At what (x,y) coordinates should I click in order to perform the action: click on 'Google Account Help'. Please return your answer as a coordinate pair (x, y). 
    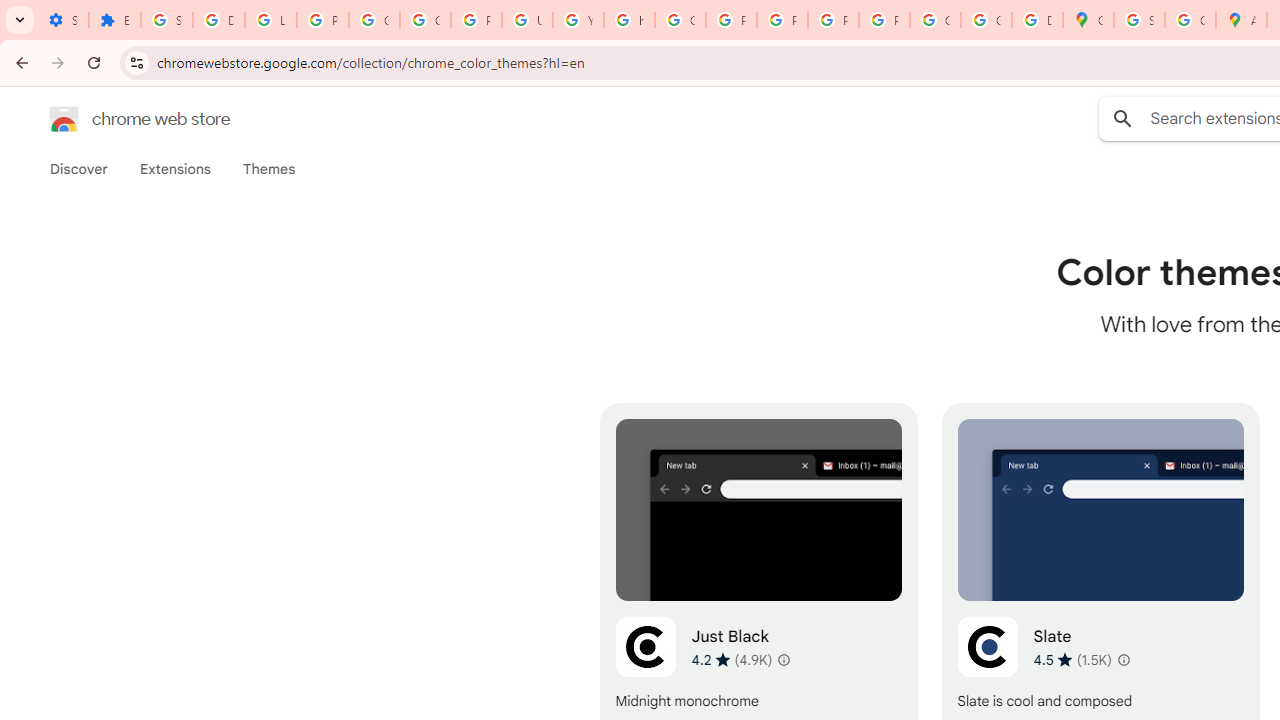
    Looking at the image, I should click on (375, 20).